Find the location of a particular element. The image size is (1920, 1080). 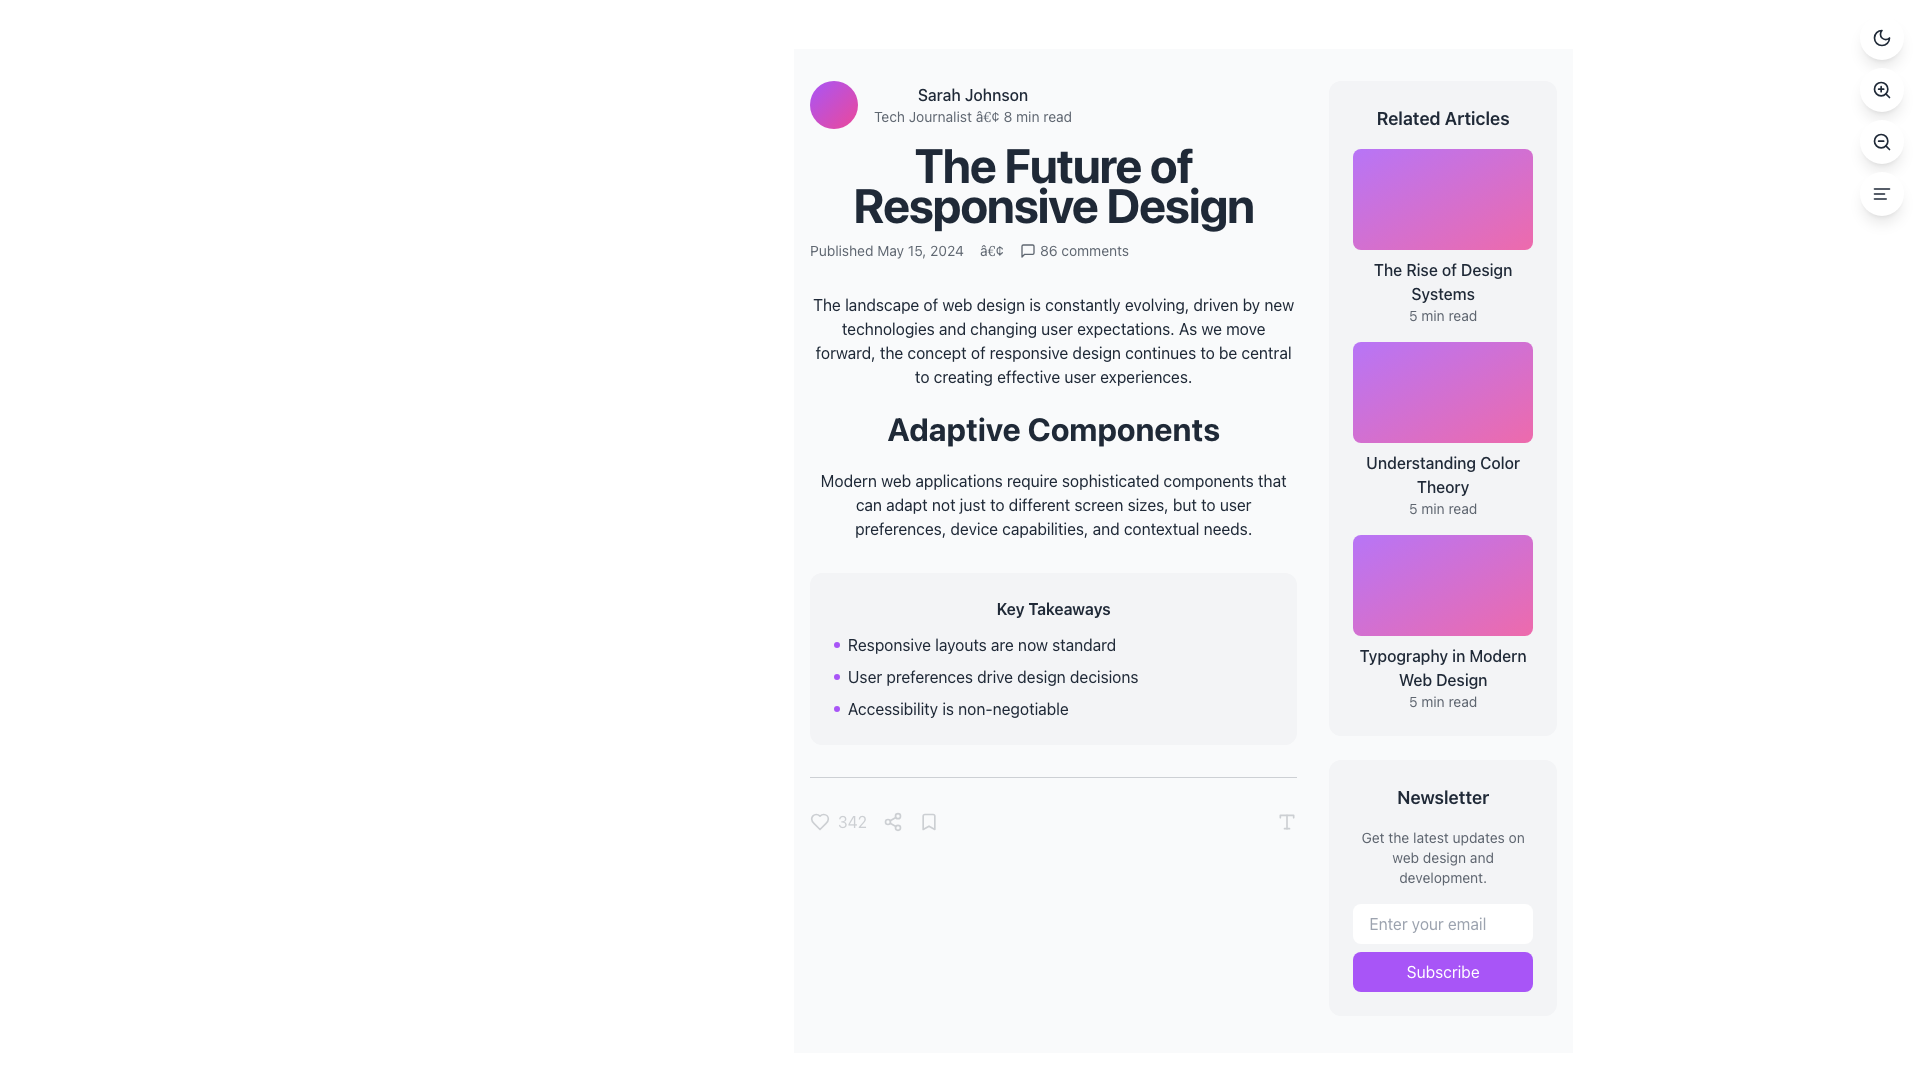

the comment count text element located at the top-right section of the article's heading area, which follows the comment icon is located at coordinates (1083, 249).